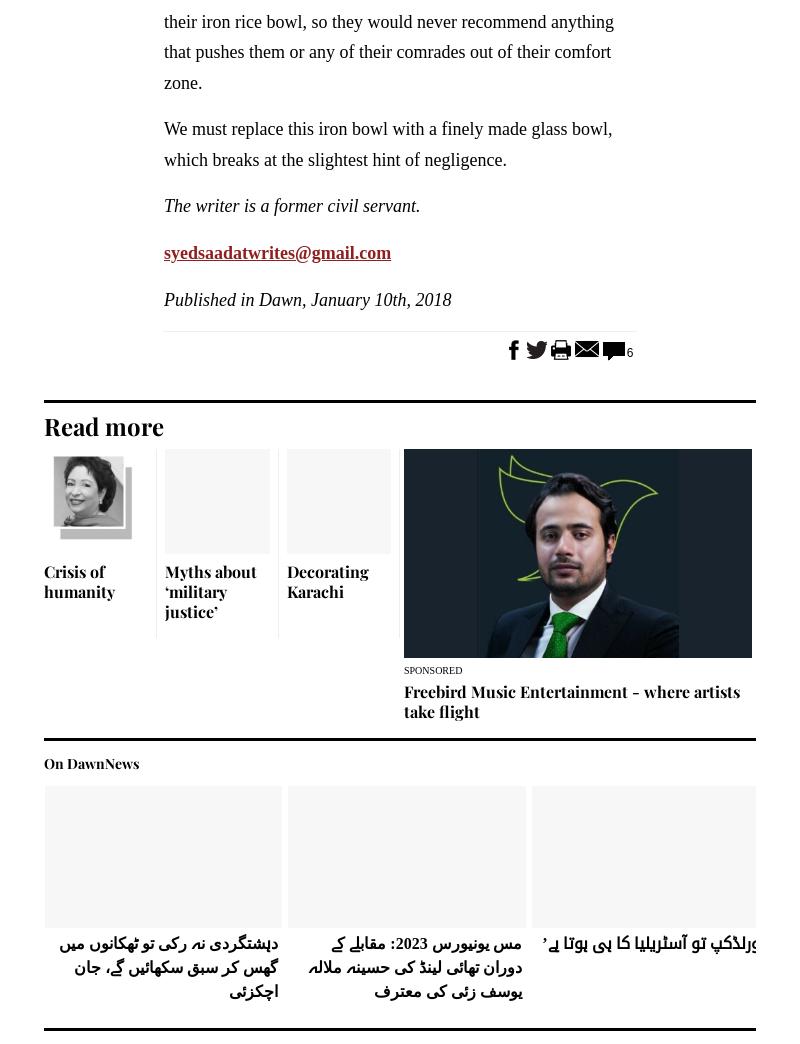  Describe the element at coordinates (571, 700) in the screenshot. I see `'Freebird Music Entertainment - where artists take flight'` at that location.